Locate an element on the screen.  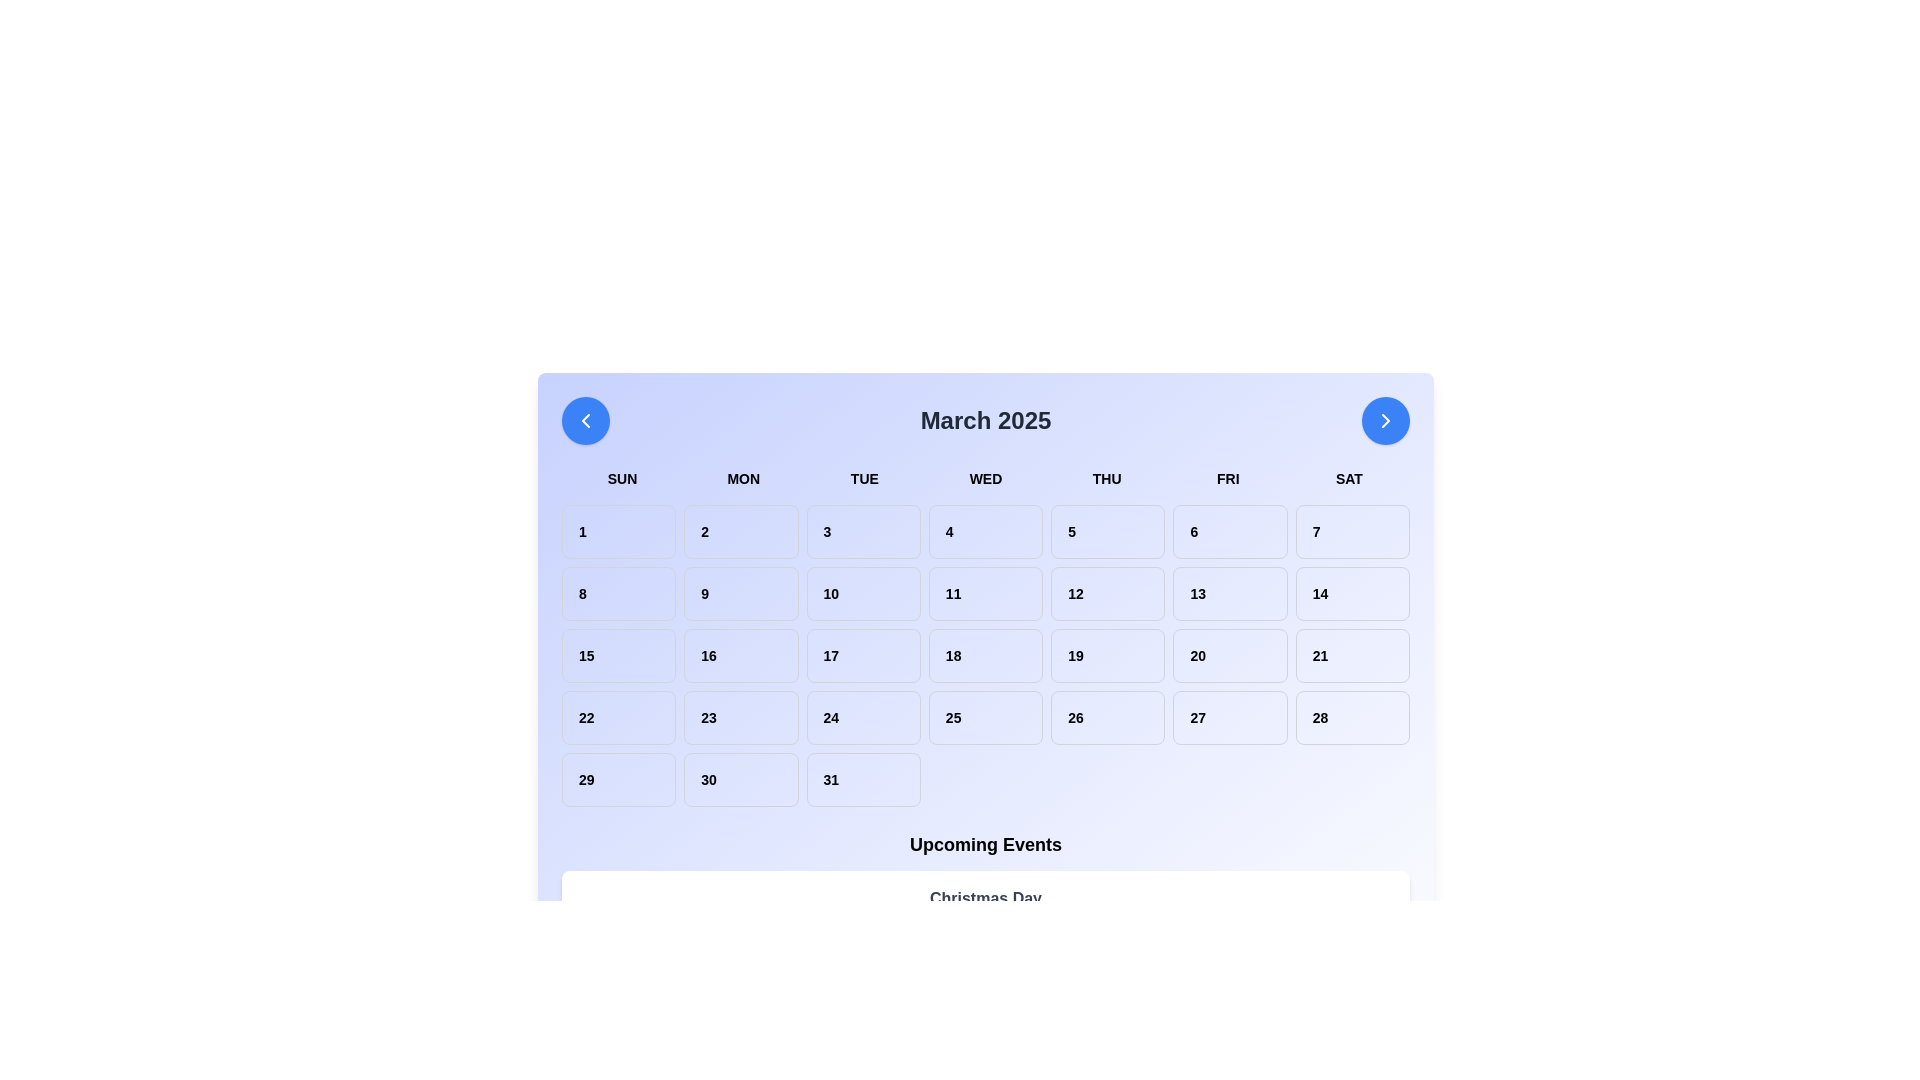
the button displaying the number '27' in the calendar grid is located at coordinates (1229, 716).